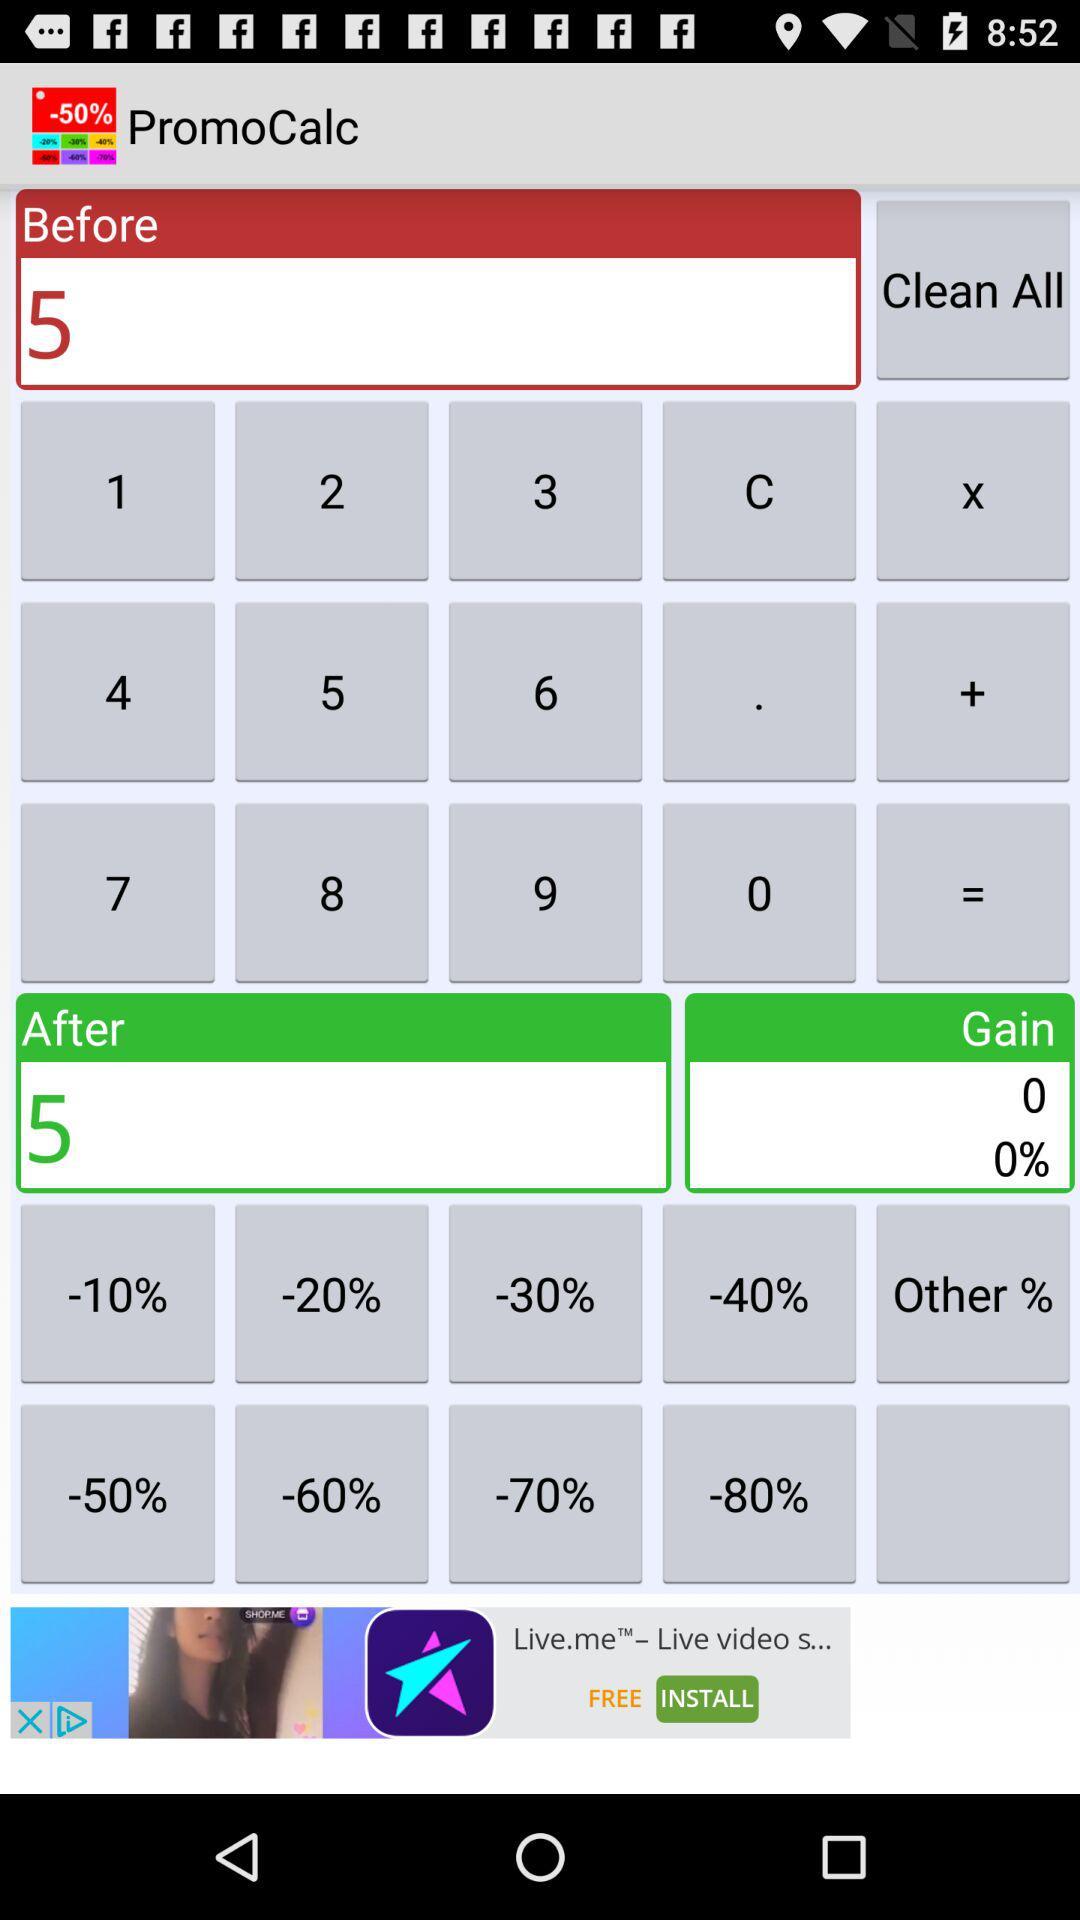 This screenshot has height=1920, width=1080. I want to click on calculator, so click(972, 1493).